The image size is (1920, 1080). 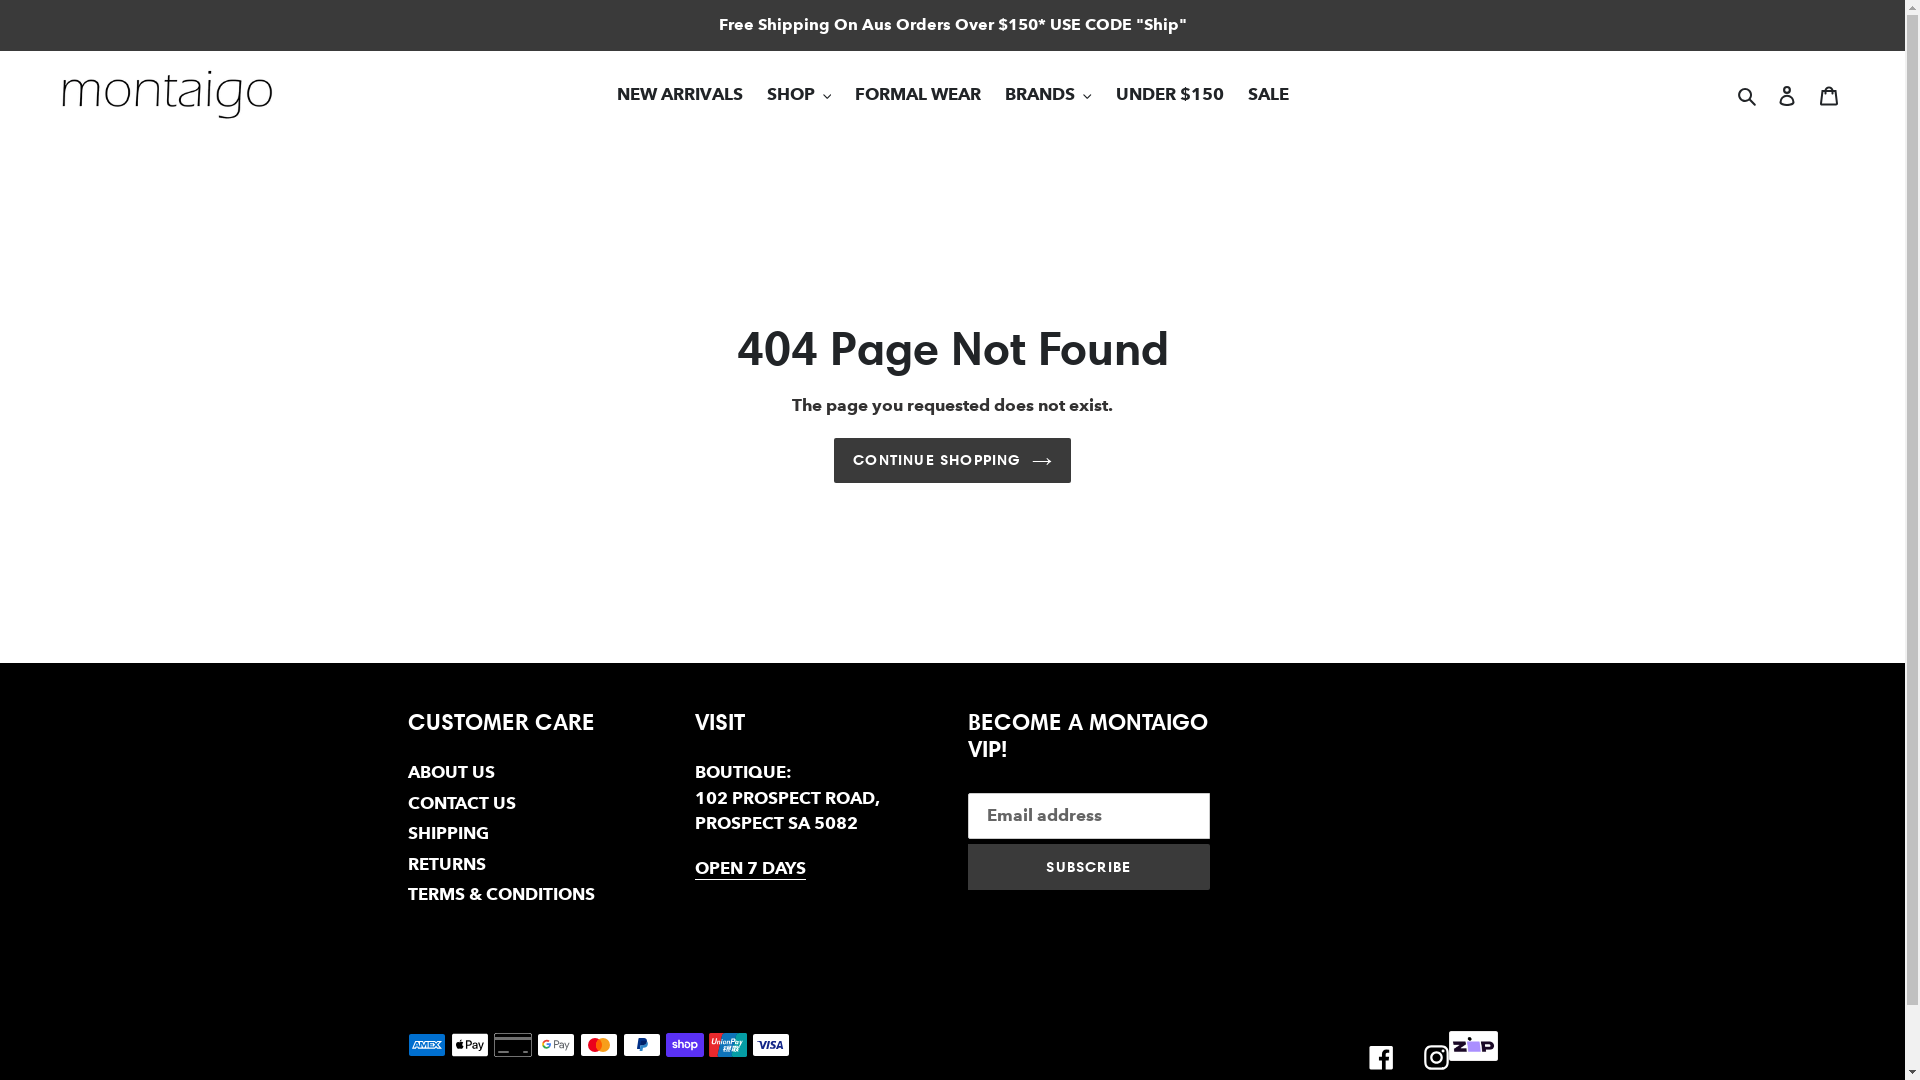 What do you see at coordinates (1380, 1055) in the screenshot?
I see `'Facebook'` at bounding box center [1380, 1055].